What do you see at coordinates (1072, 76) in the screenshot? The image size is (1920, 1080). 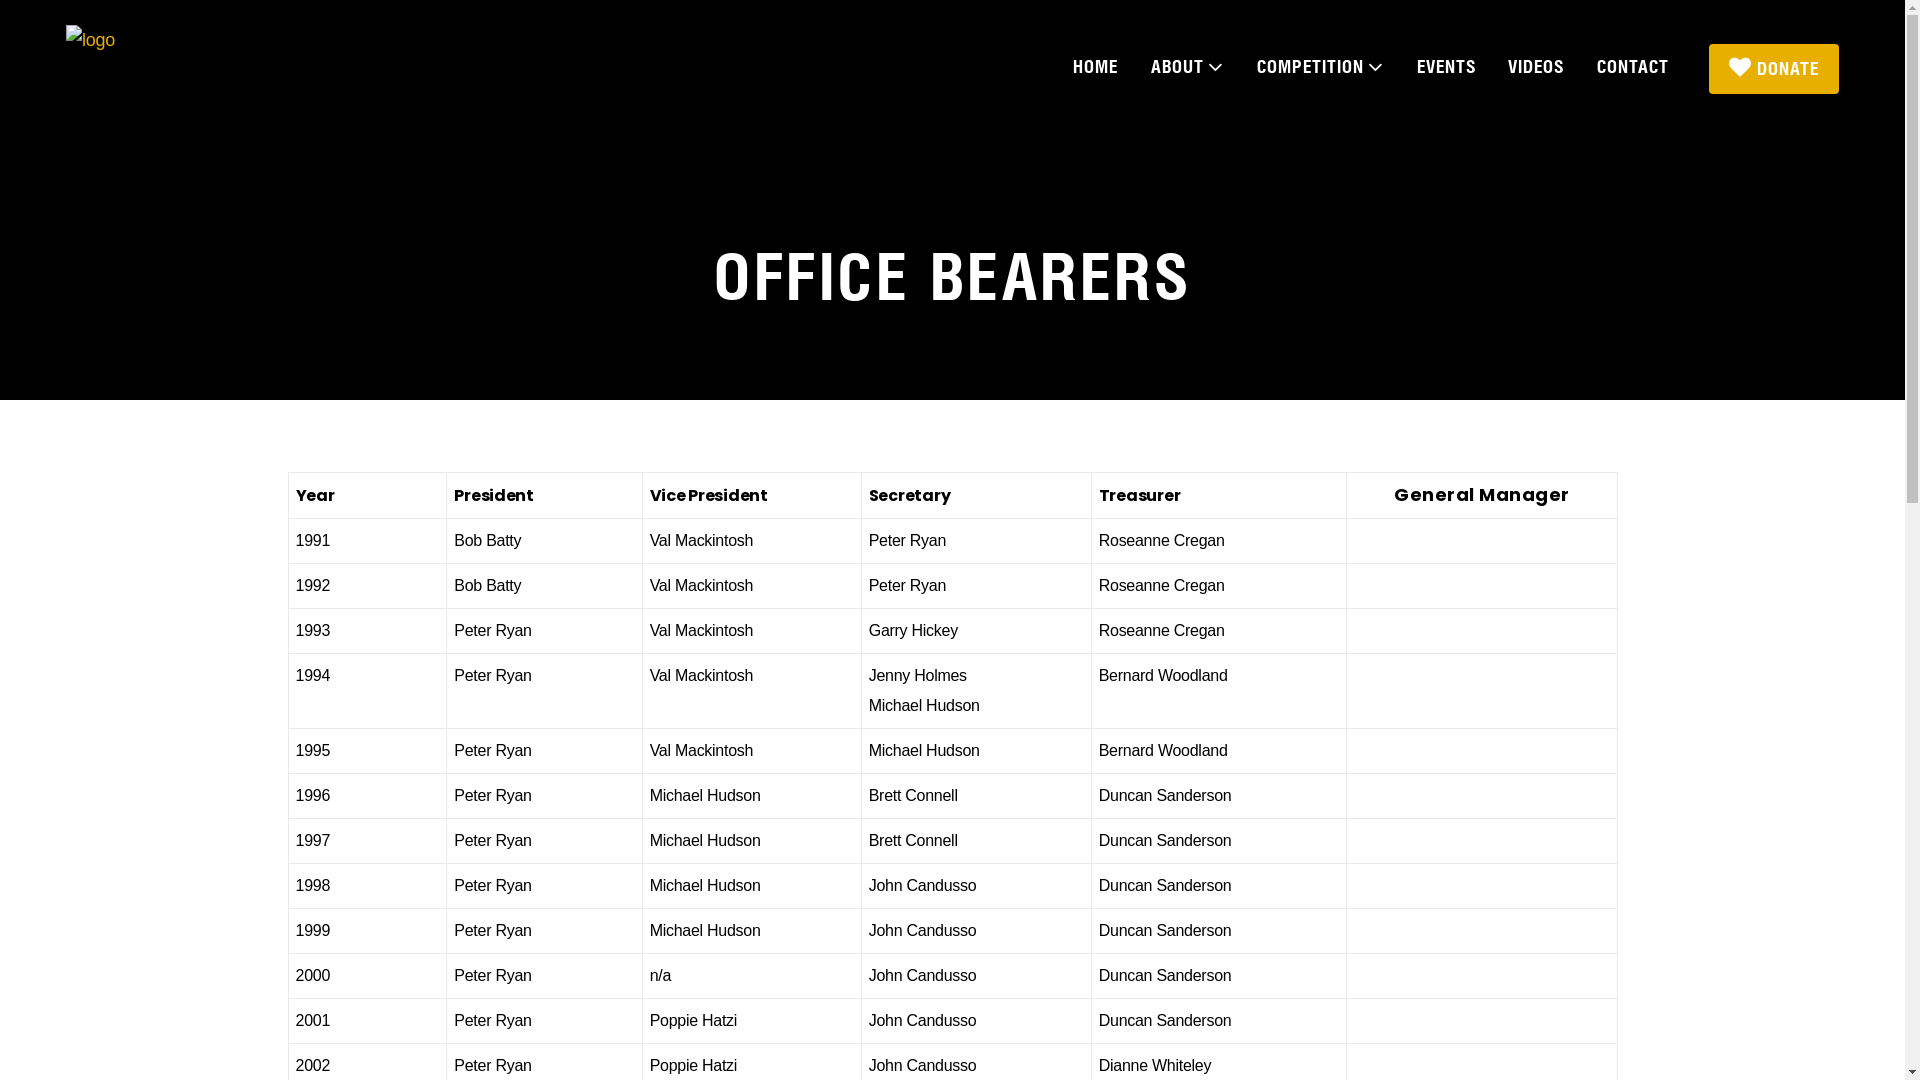 I see `'HOME'` at bounding box center [1072, 76].